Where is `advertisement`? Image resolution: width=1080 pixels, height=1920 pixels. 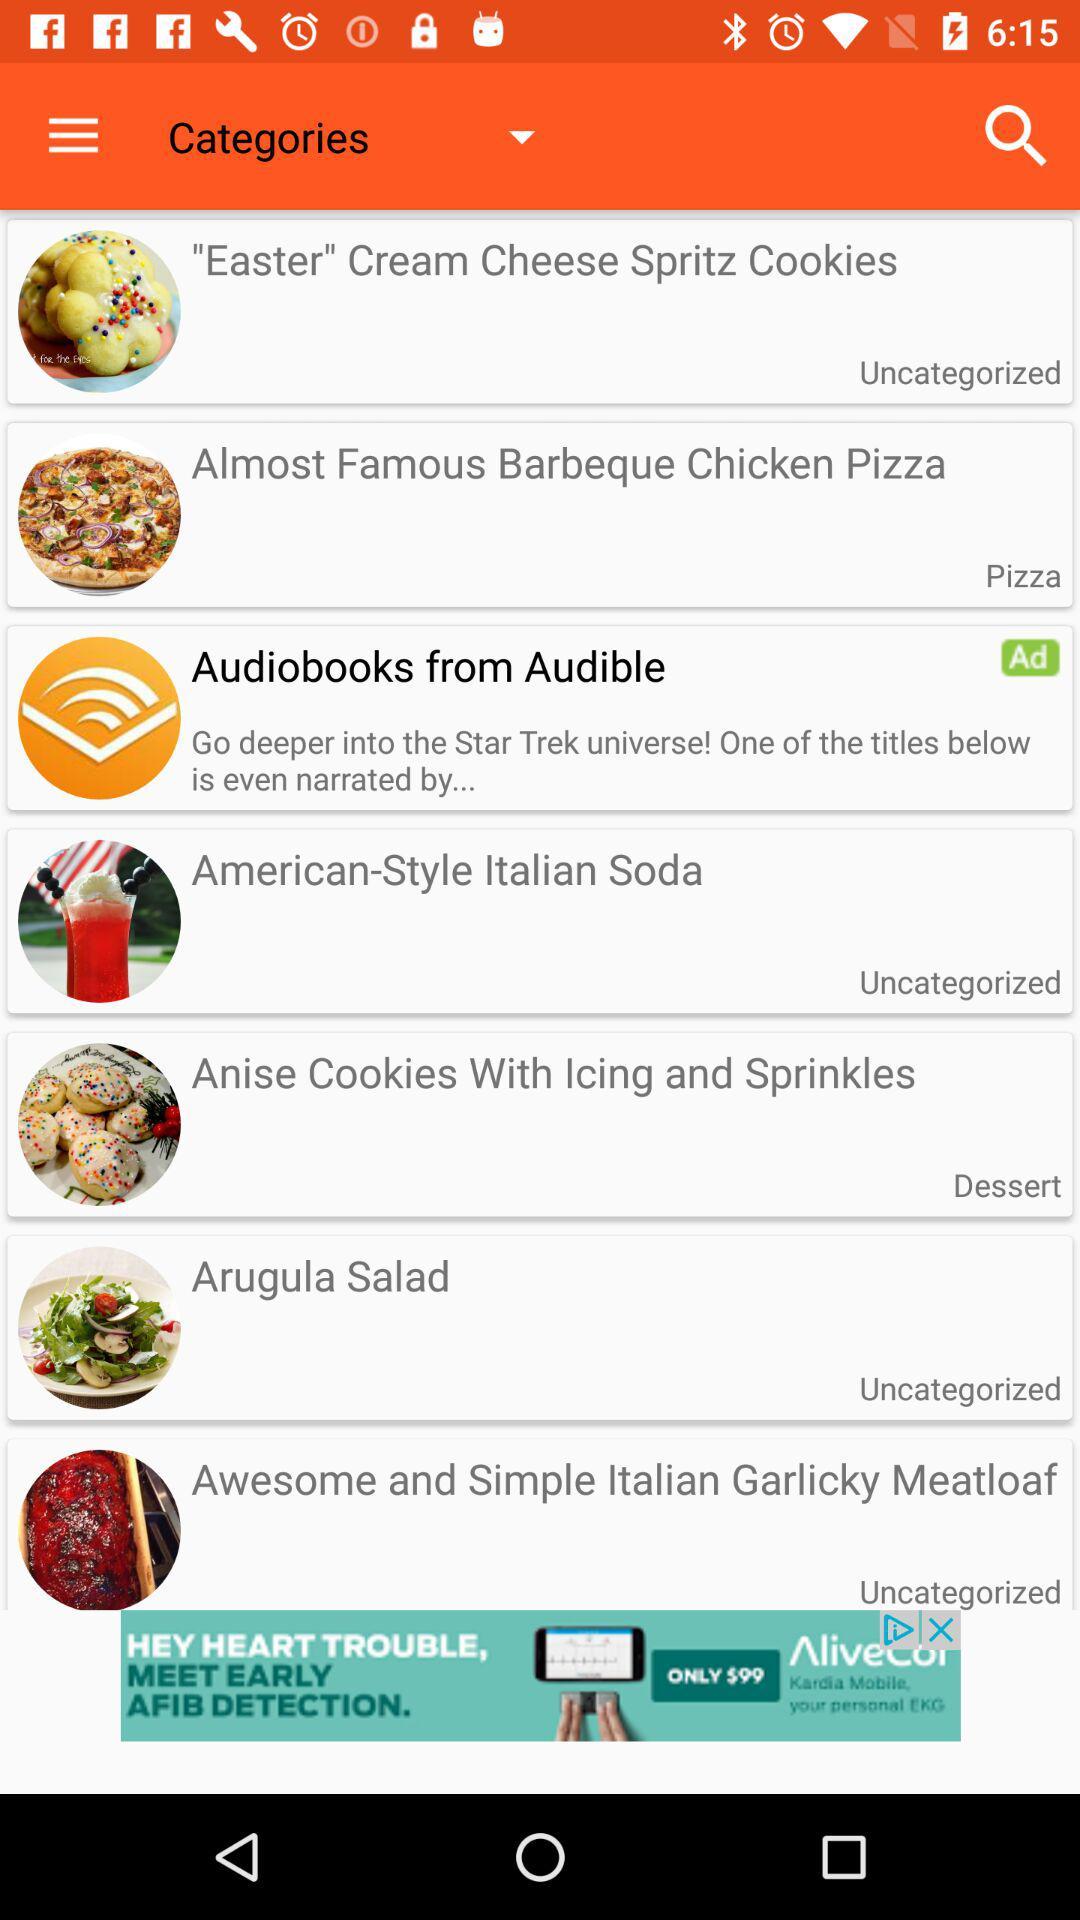
advertisement is located at coordinates (540, 1701).